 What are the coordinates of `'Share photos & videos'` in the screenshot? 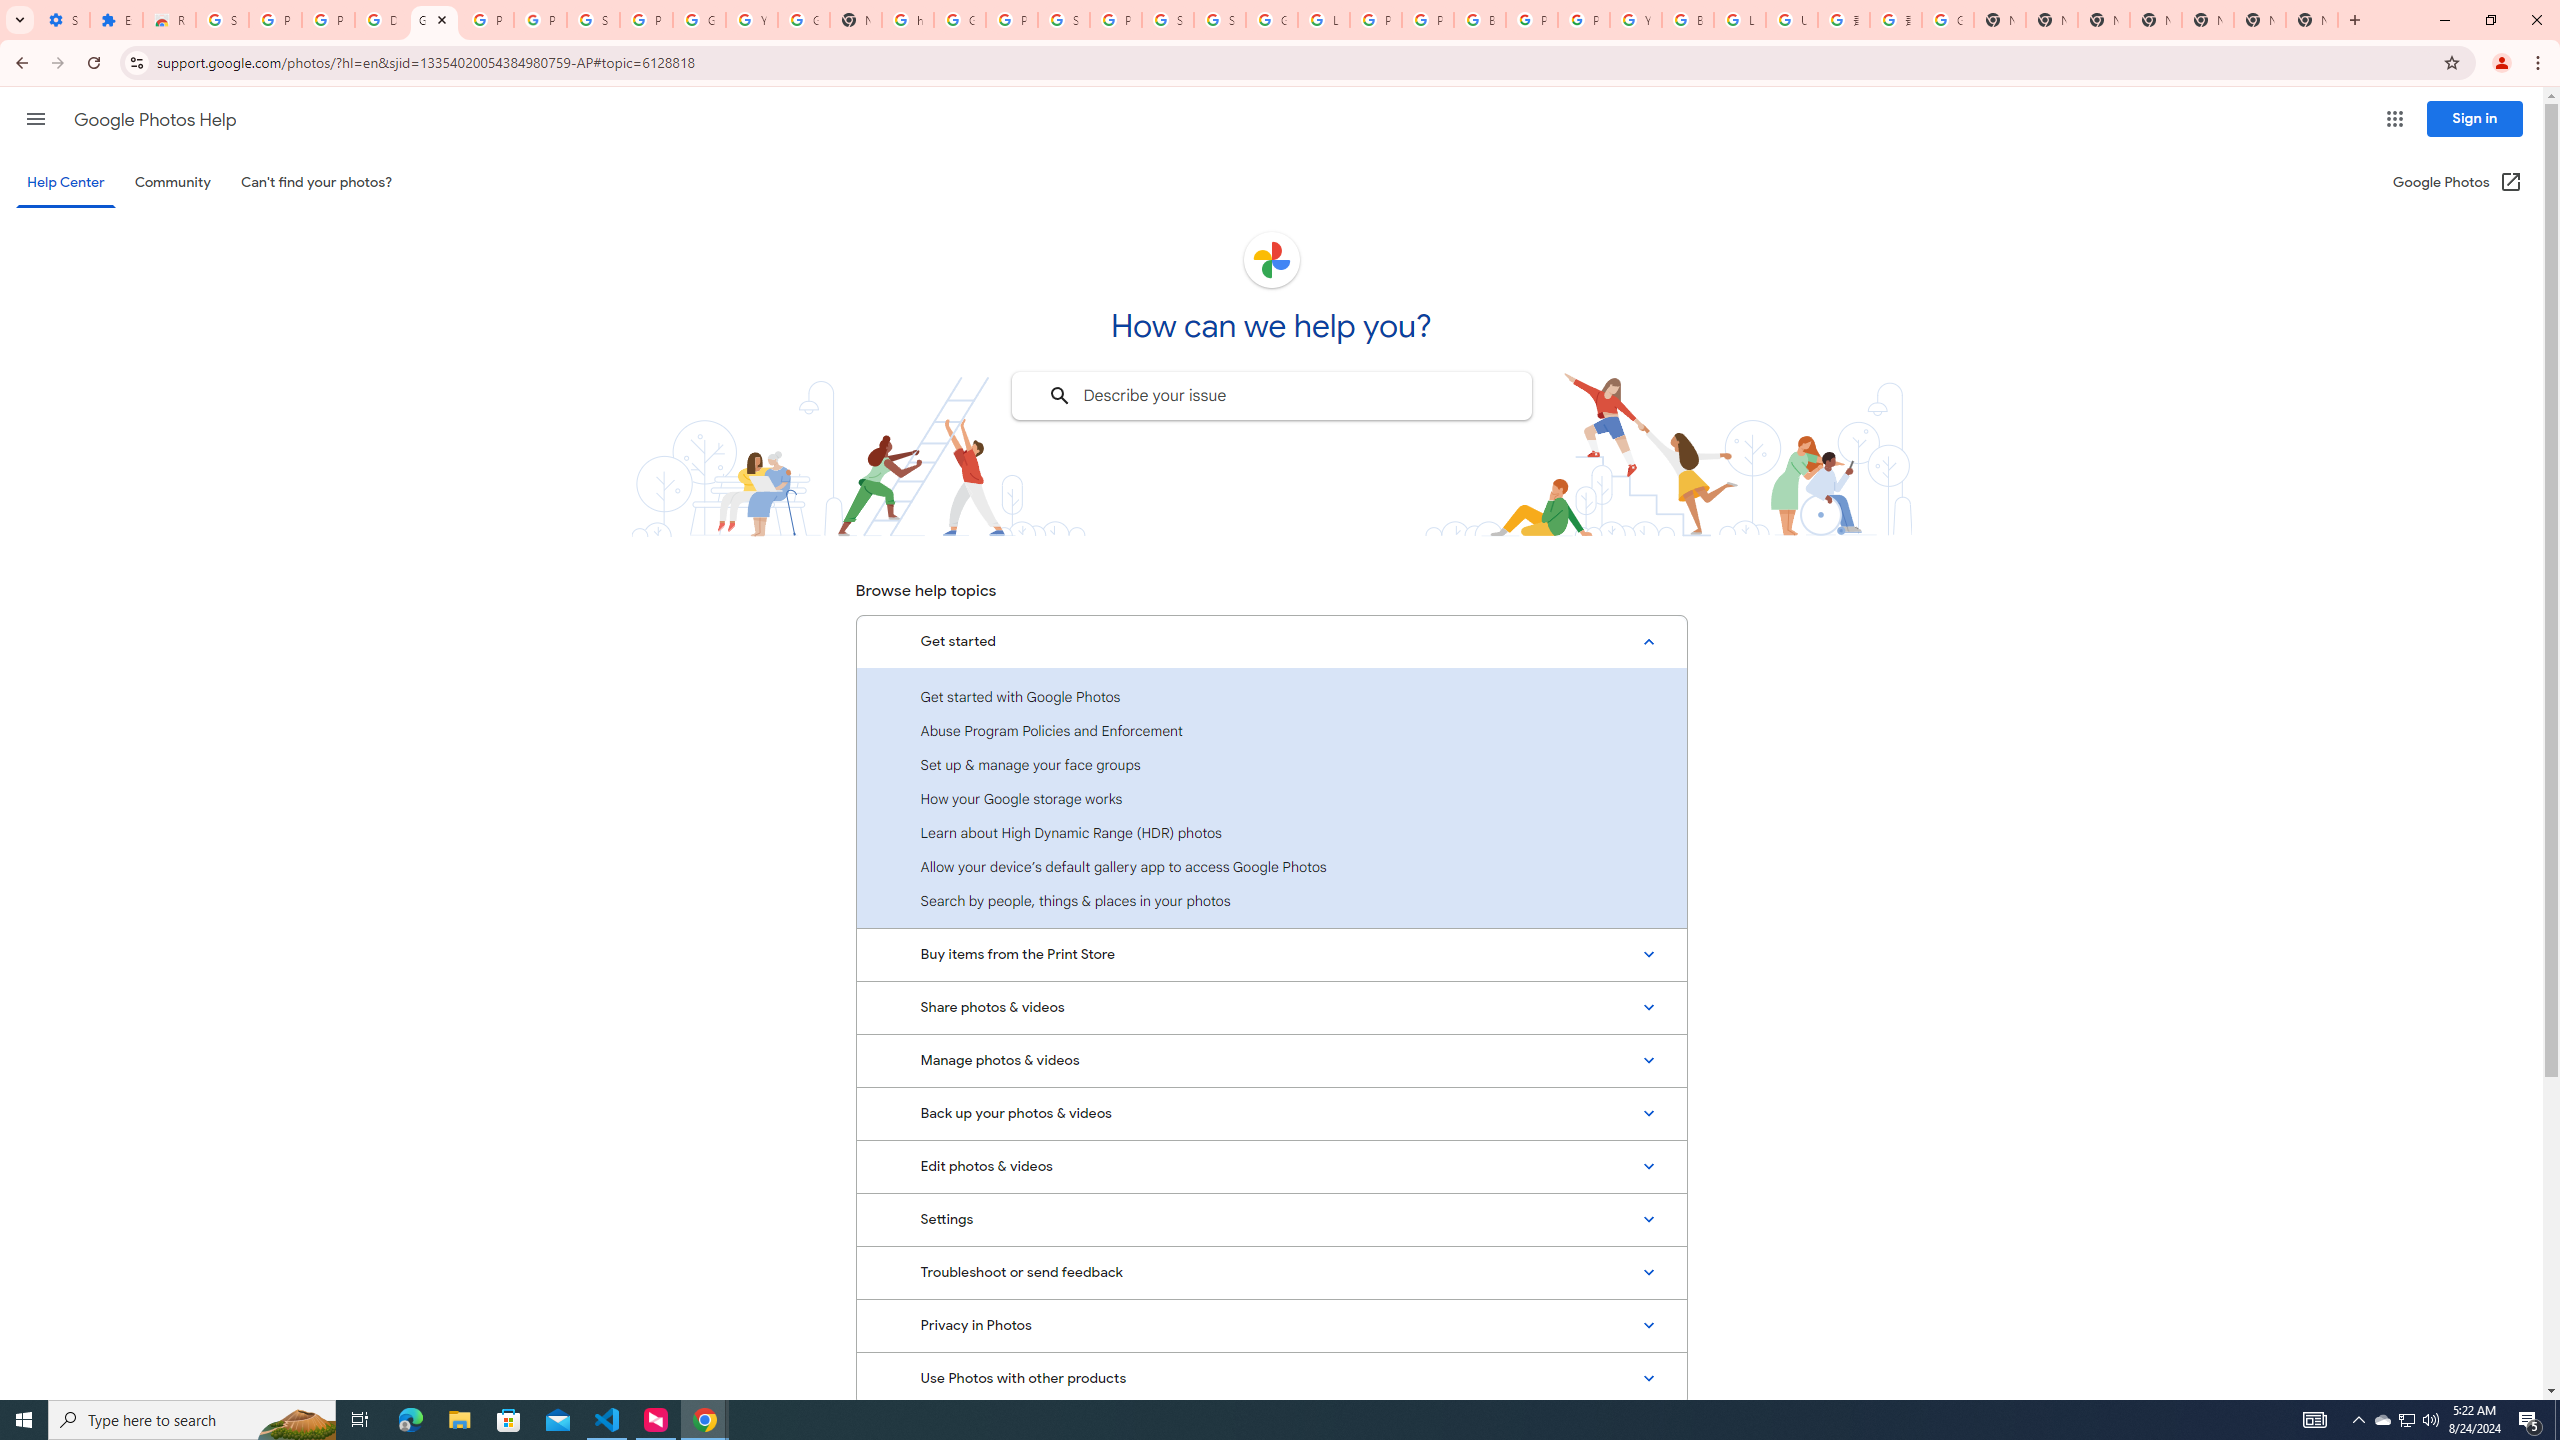 It's located at (1271, 1007).